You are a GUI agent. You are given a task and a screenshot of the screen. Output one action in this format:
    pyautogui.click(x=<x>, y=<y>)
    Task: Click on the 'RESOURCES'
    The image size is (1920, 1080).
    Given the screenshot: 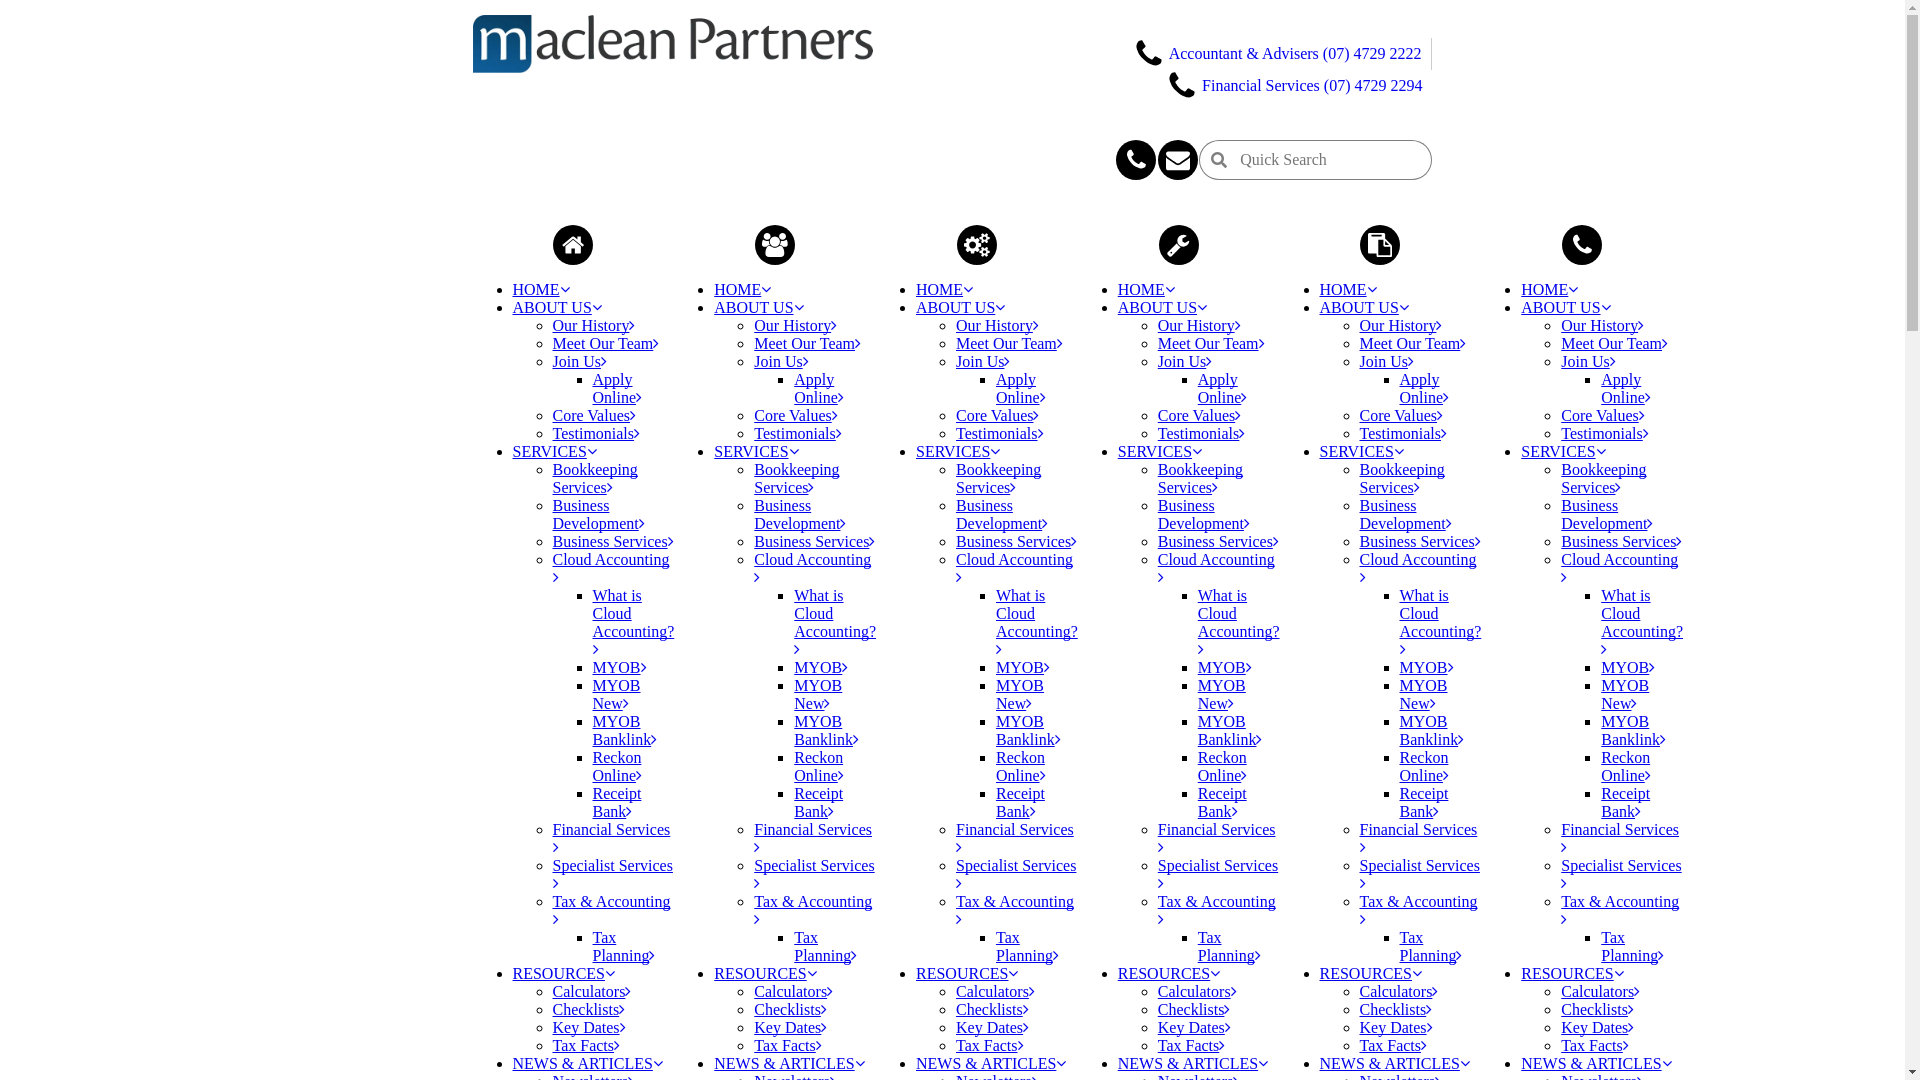 What is the action you would take?
    pyautogui.click(x=1117, y=972)
    